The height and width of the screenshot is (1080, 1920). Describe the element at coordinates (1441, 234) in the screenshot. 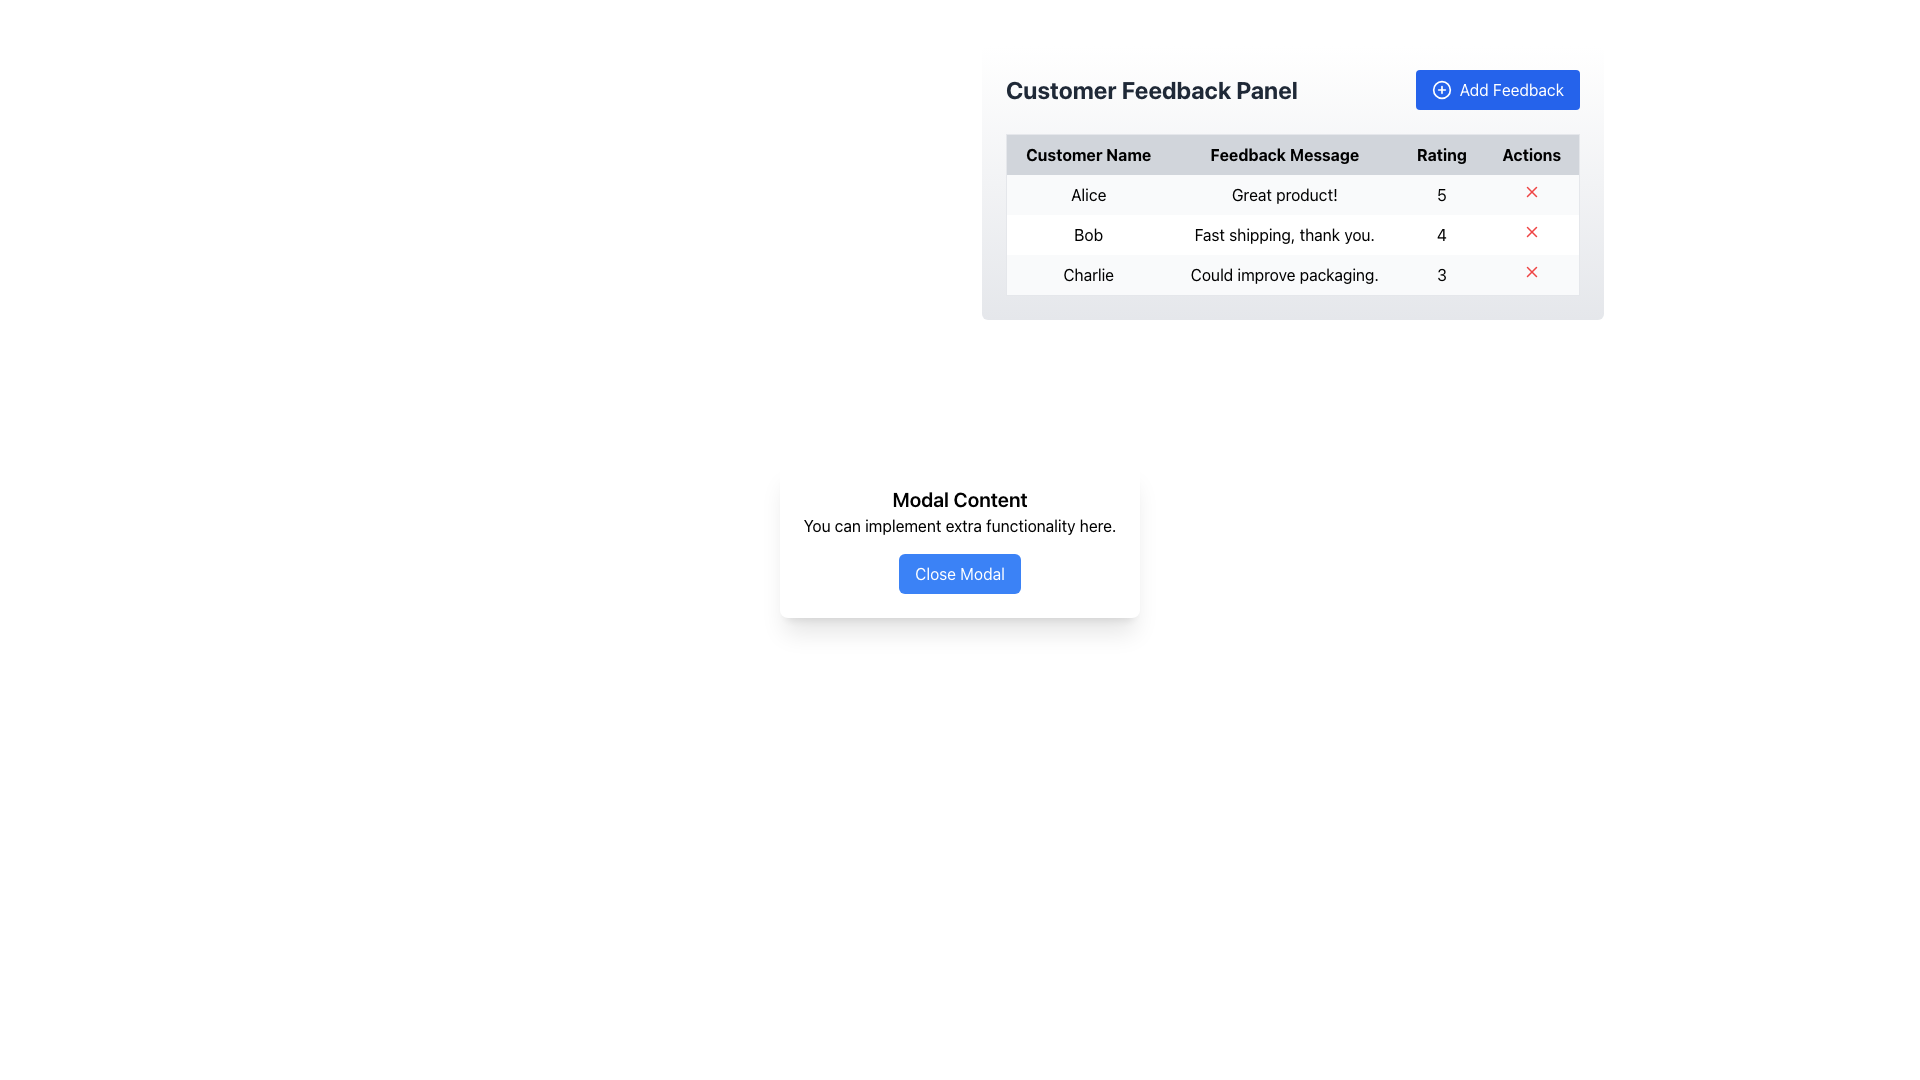

I see `the table cell displaying the rating value for 'Bob's feedback entry in the 'Customer Feedback Panel' table` at that location.